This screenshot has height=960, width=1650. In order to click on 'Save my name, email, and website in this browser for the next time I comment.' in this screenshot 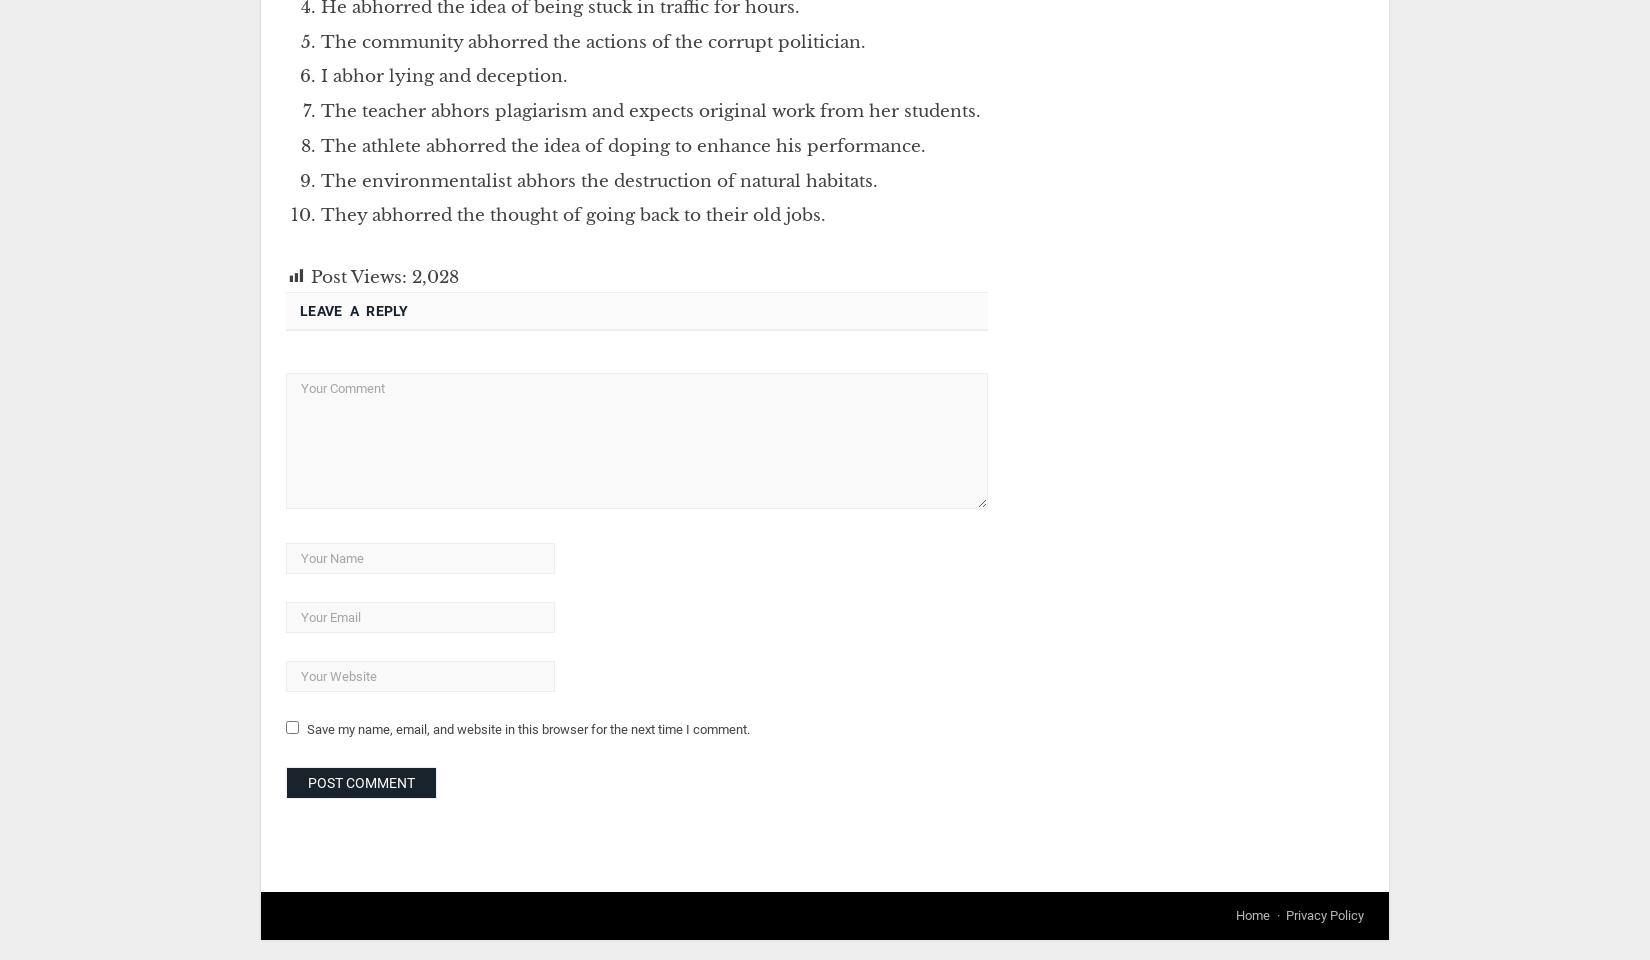, I will do `click(527, 727)`.